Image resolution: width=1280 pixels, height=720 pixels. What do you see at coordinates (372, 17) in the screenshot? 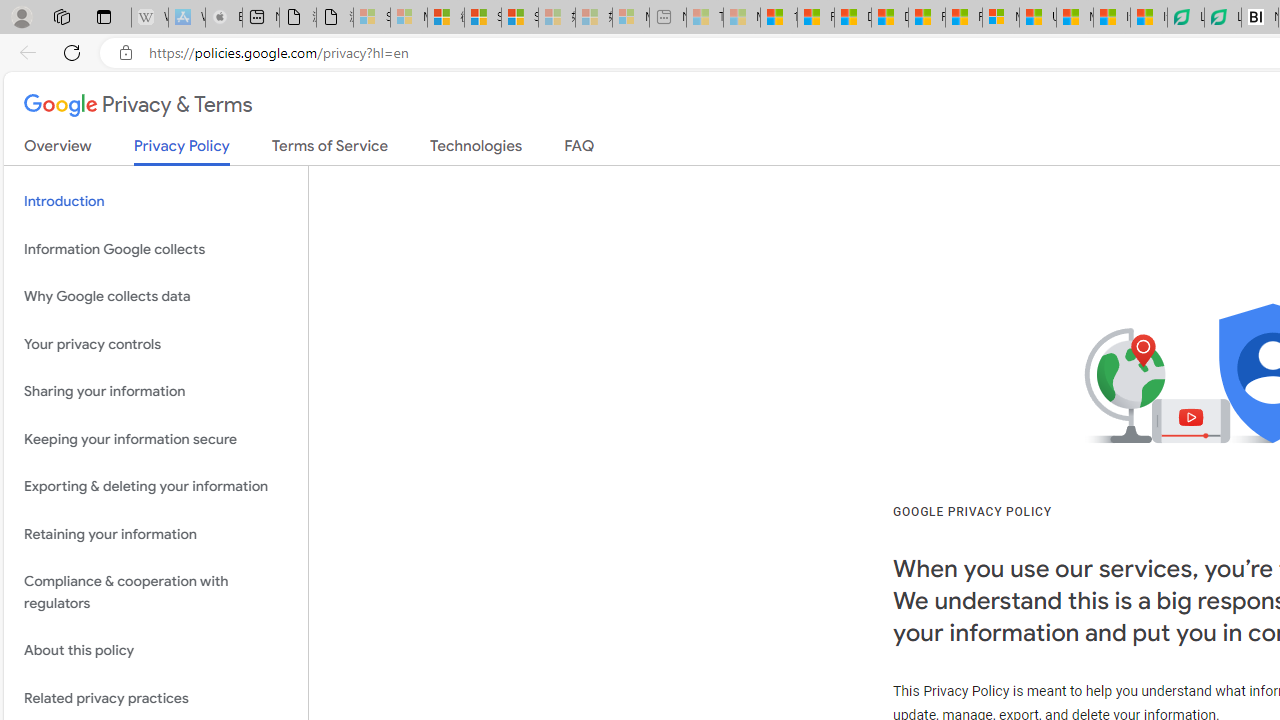
I see `'Sign in to your Microsoft account - Sleeping'` at bounding box center [372, 17].